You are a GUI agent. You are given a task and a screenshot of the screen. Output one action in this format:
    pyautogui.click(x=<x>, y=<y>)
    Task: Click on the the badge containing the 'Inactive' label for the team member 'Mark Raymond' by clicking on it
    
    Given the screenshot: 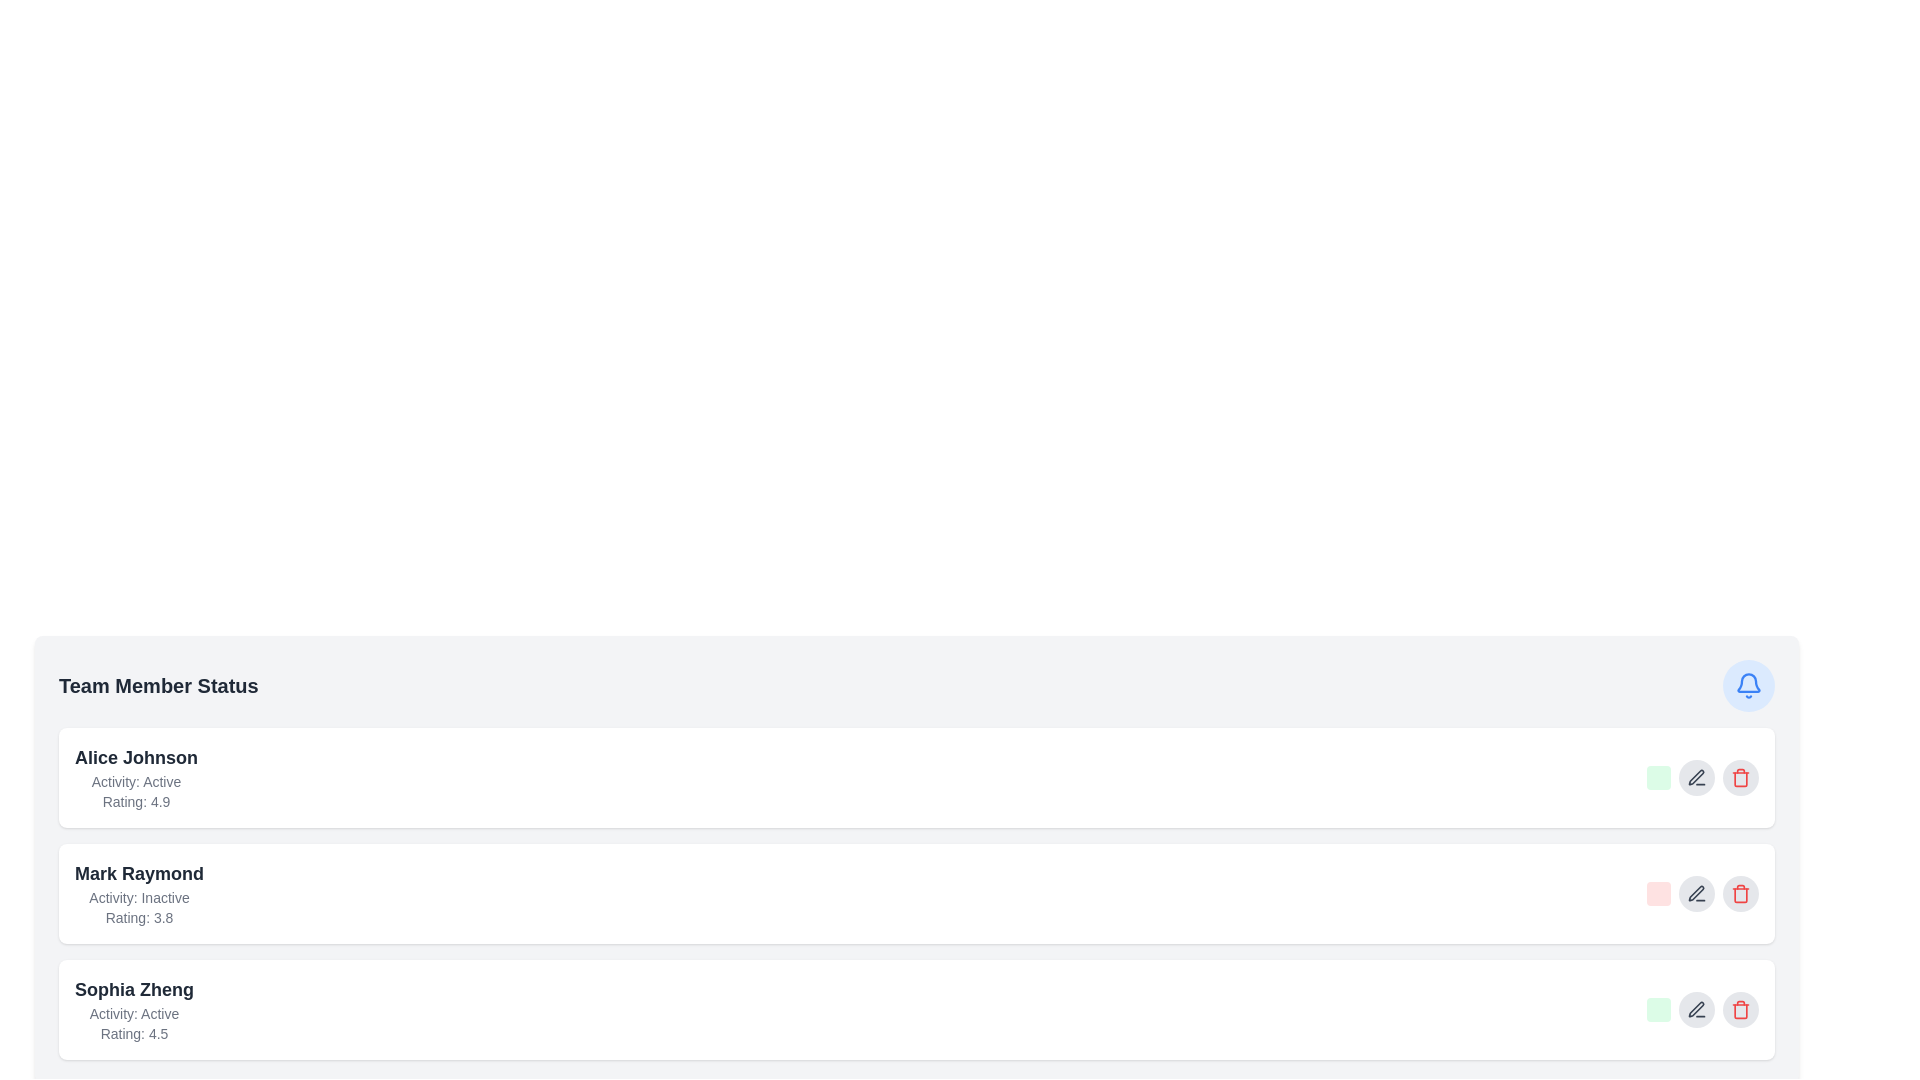 What is the action you would take?
    pyautogui.click(x=1670, y=897)
    